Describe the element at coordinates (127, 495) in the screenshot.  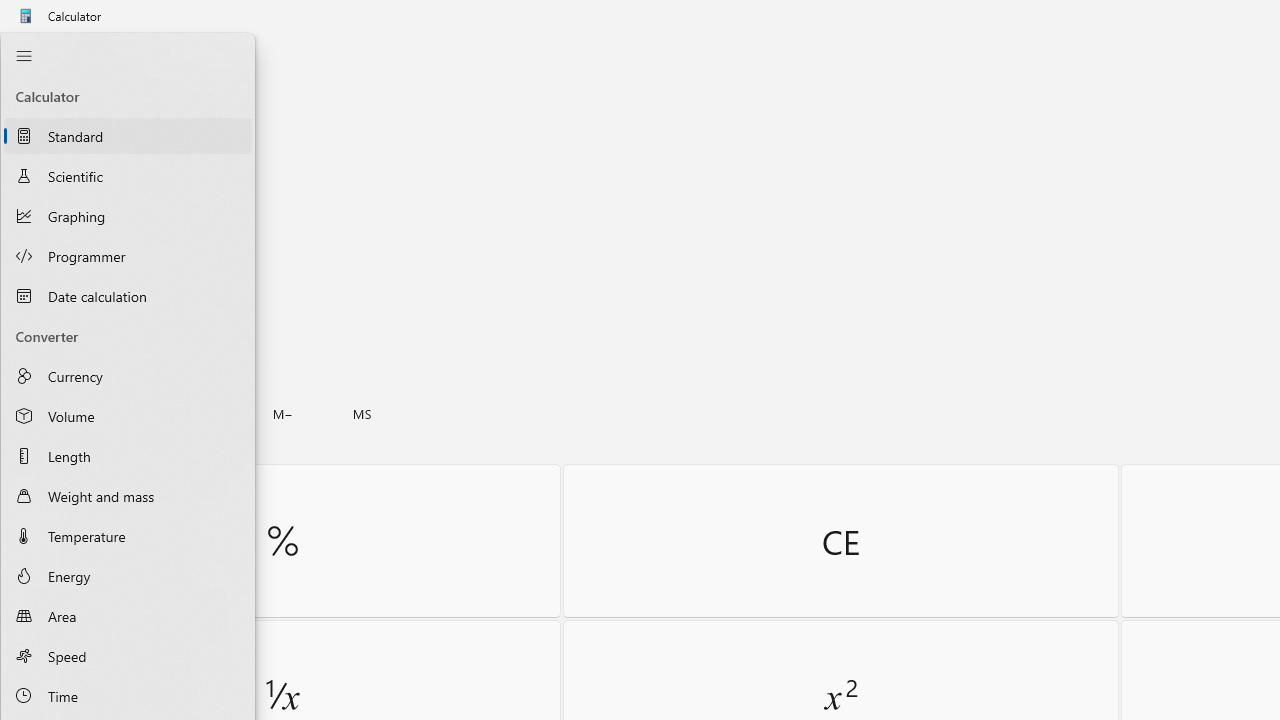
I see `'Weight and mass Converter'` at that location.